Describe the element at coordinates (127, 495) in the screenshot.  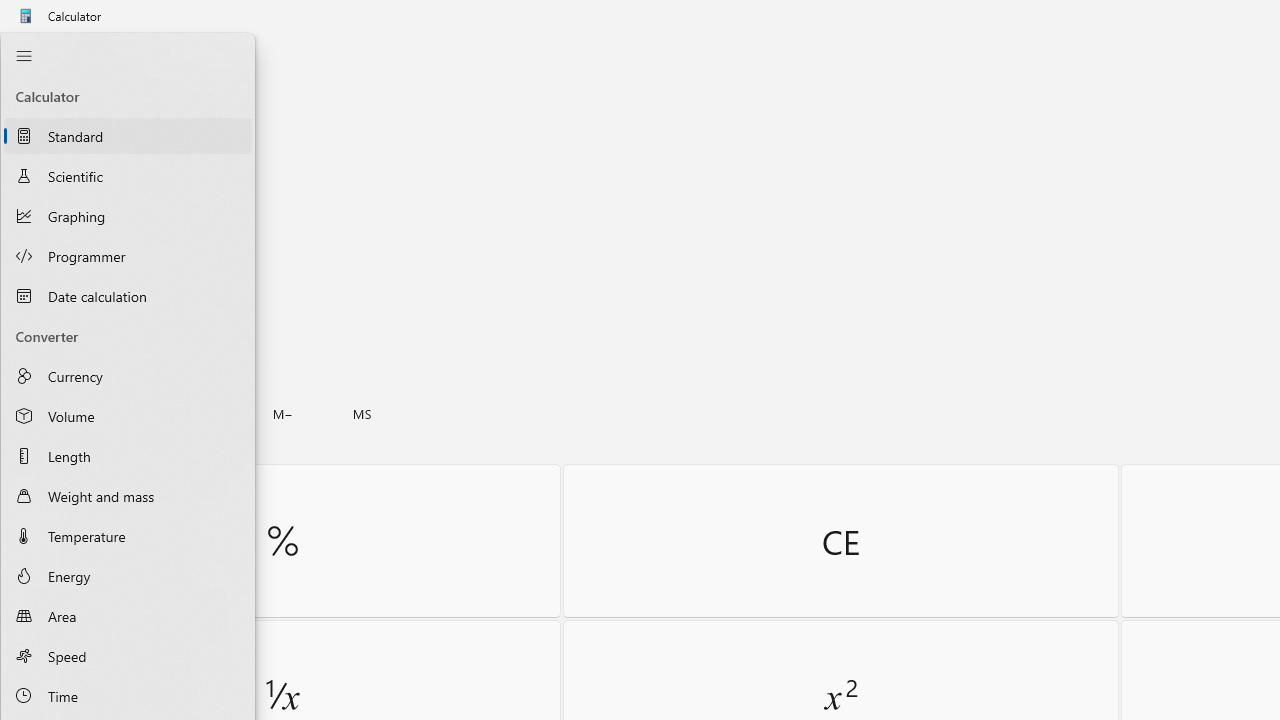
I see `'Weight and mass Converter'` at that location.